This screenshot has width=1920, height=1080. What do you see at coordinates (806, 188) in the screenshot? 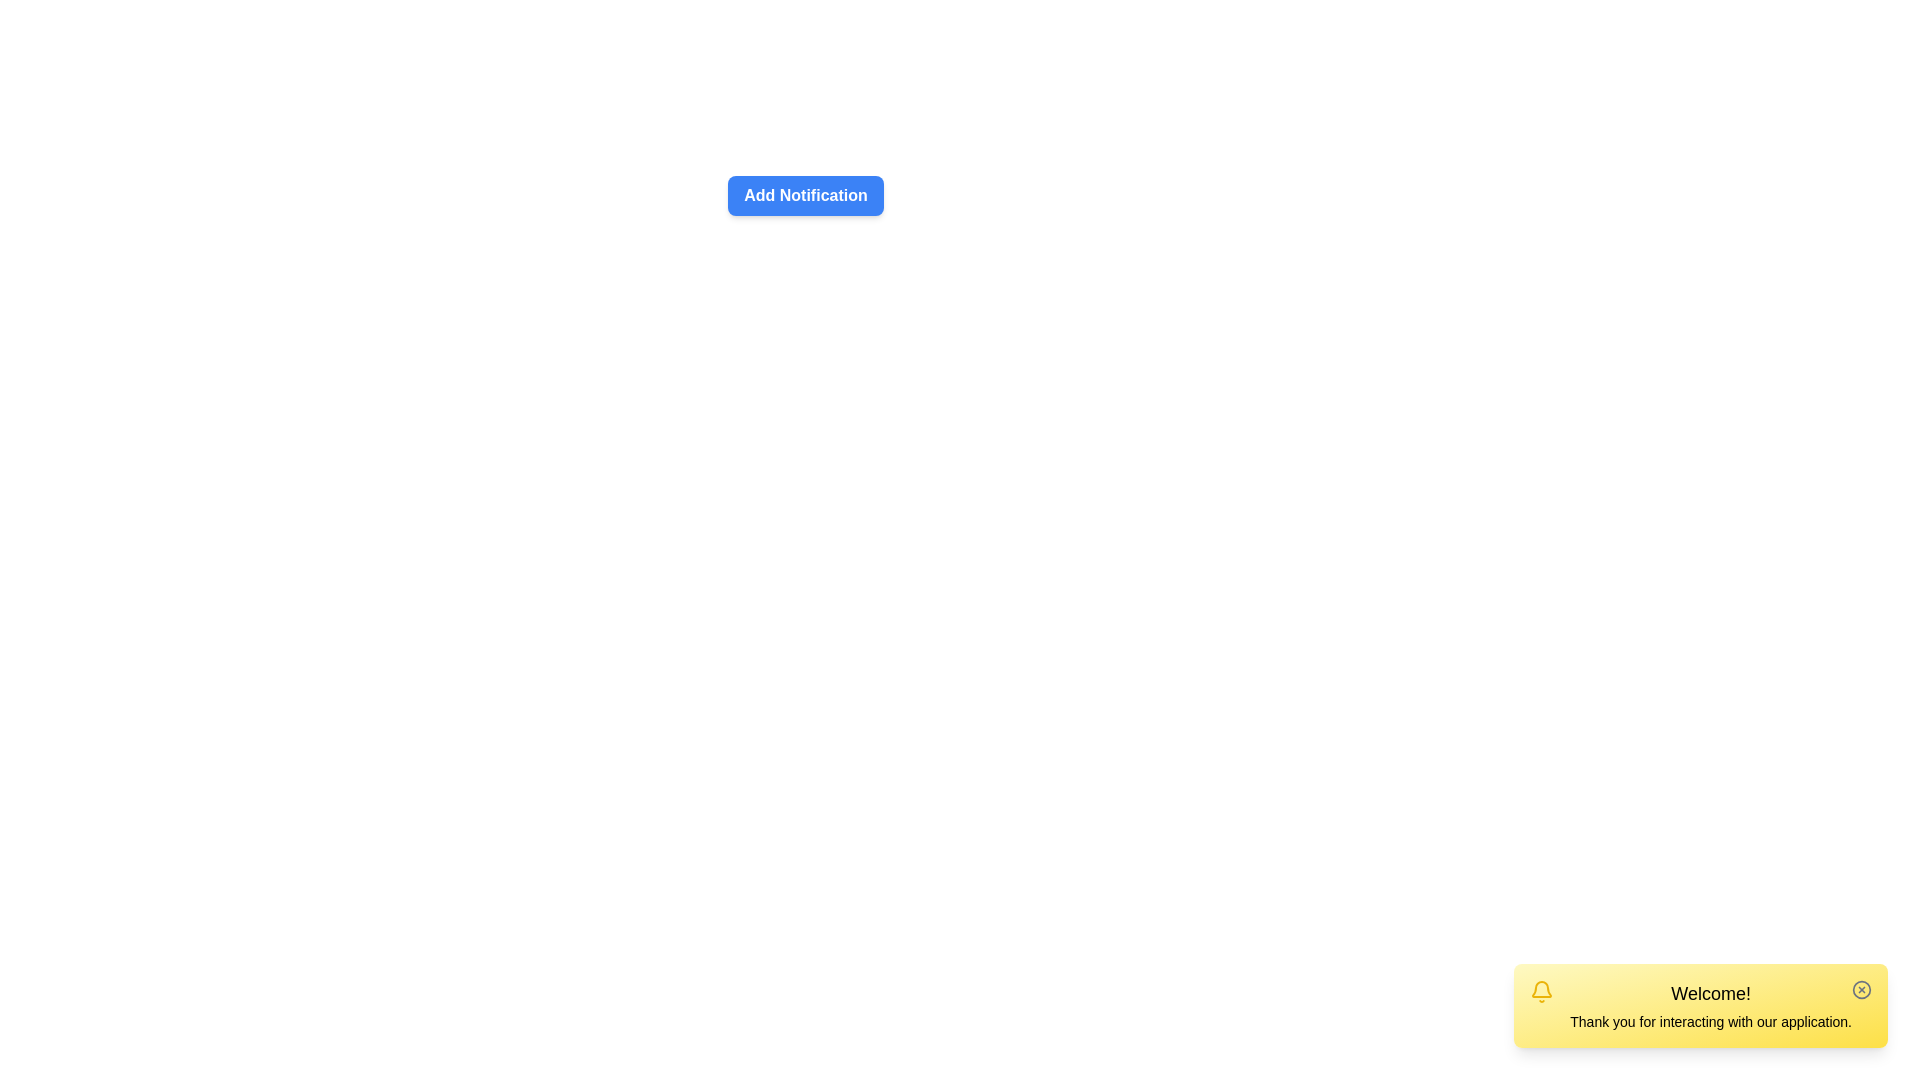
I see `the blue rectangular button with rounded corners that contains the text 'Add Notification' to observe the hover effect` at bounding box center [806, 188].